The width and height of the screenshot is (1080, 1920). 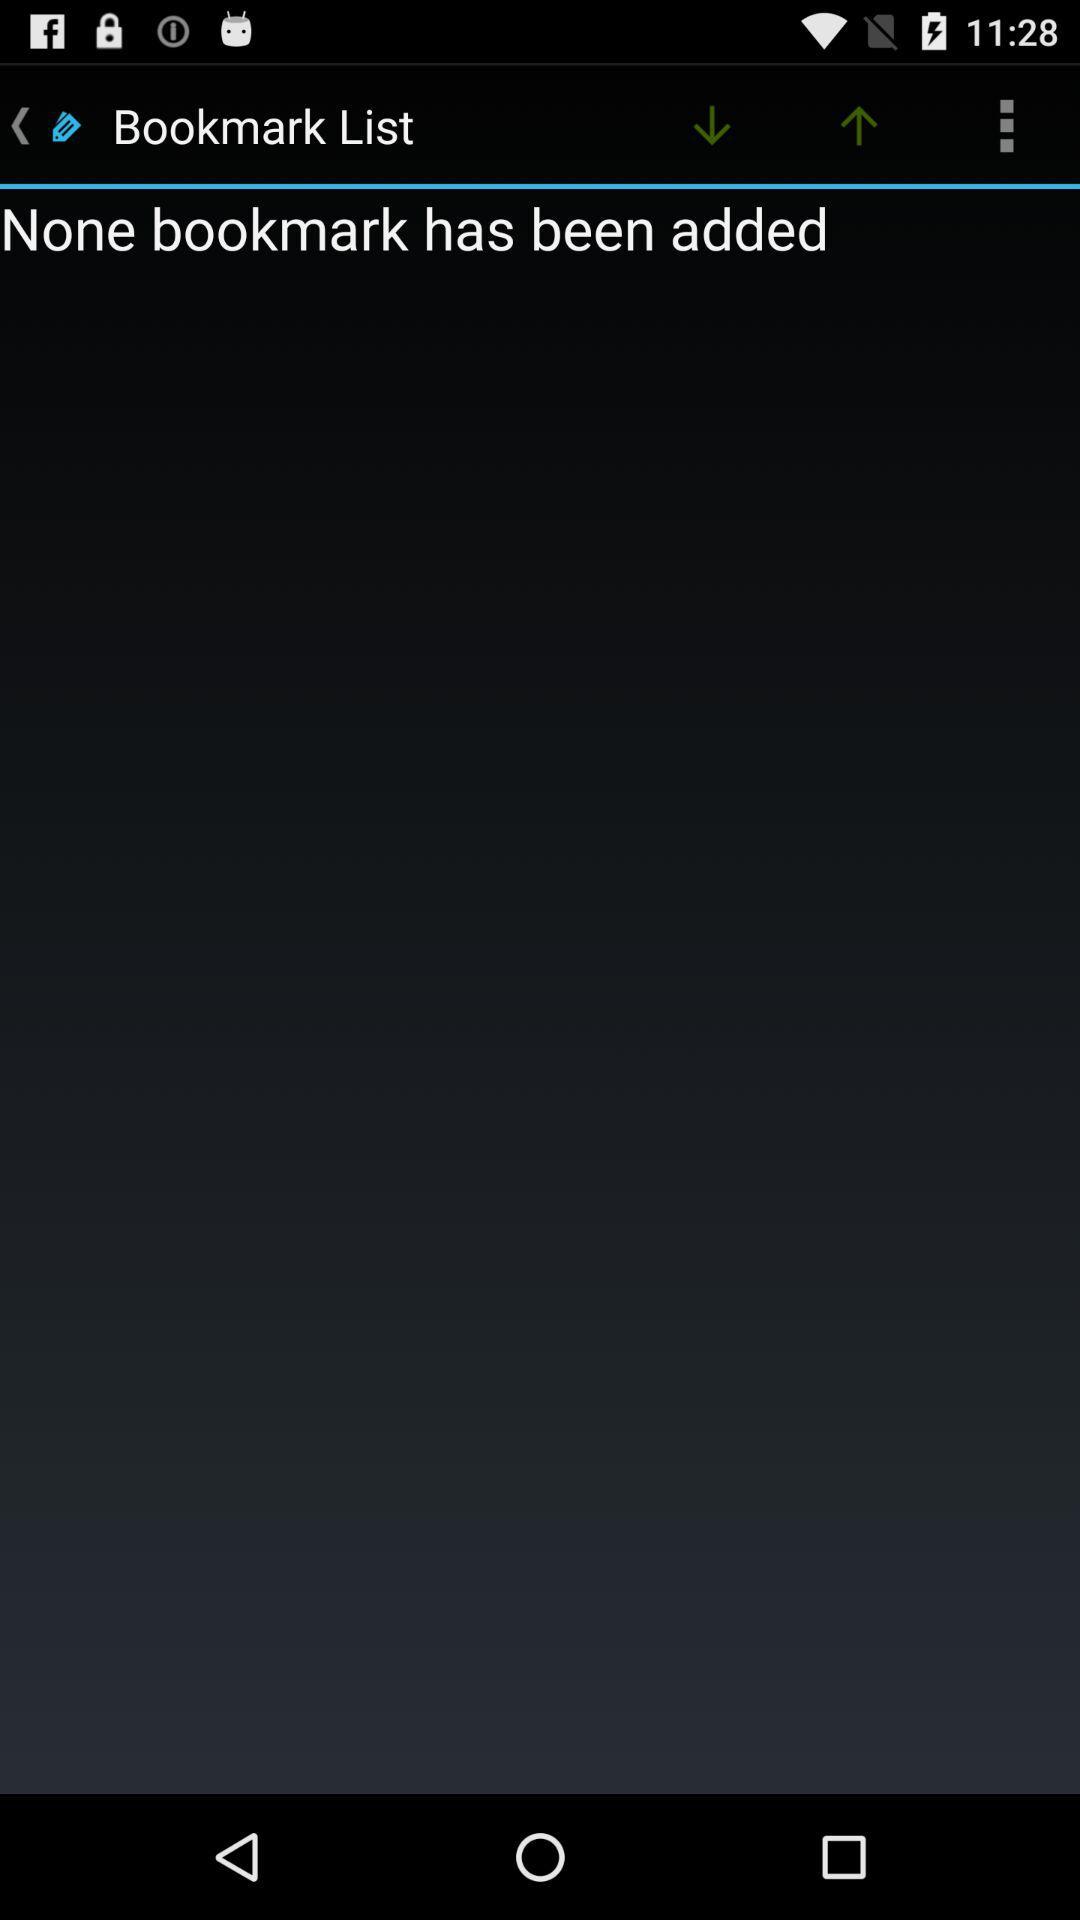 I want to click on the item at the top, so click(x=711, y=124).